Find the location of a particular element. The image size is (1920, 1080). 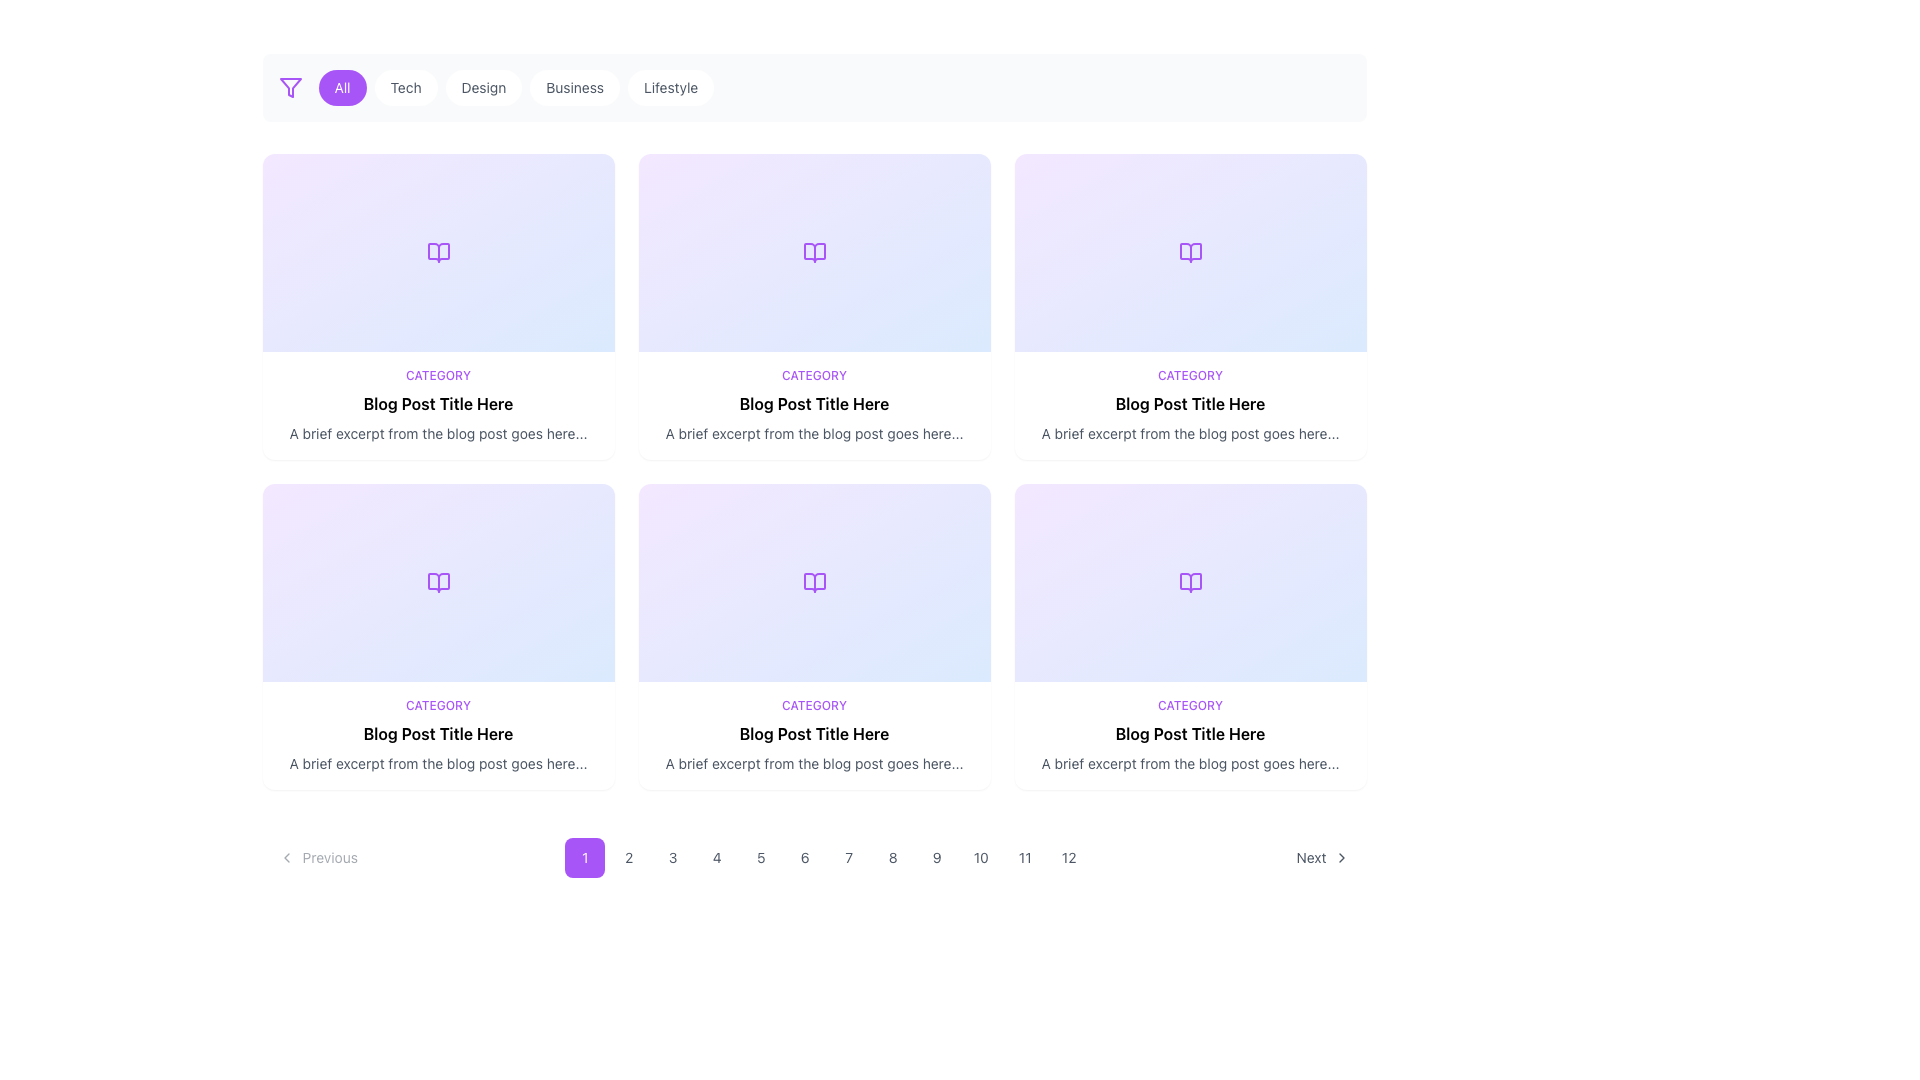

the minimalist purple funnel icon located at the far left of the filter options row to trigger a tooltip or visual feedback is located at coordinates (289, 87).